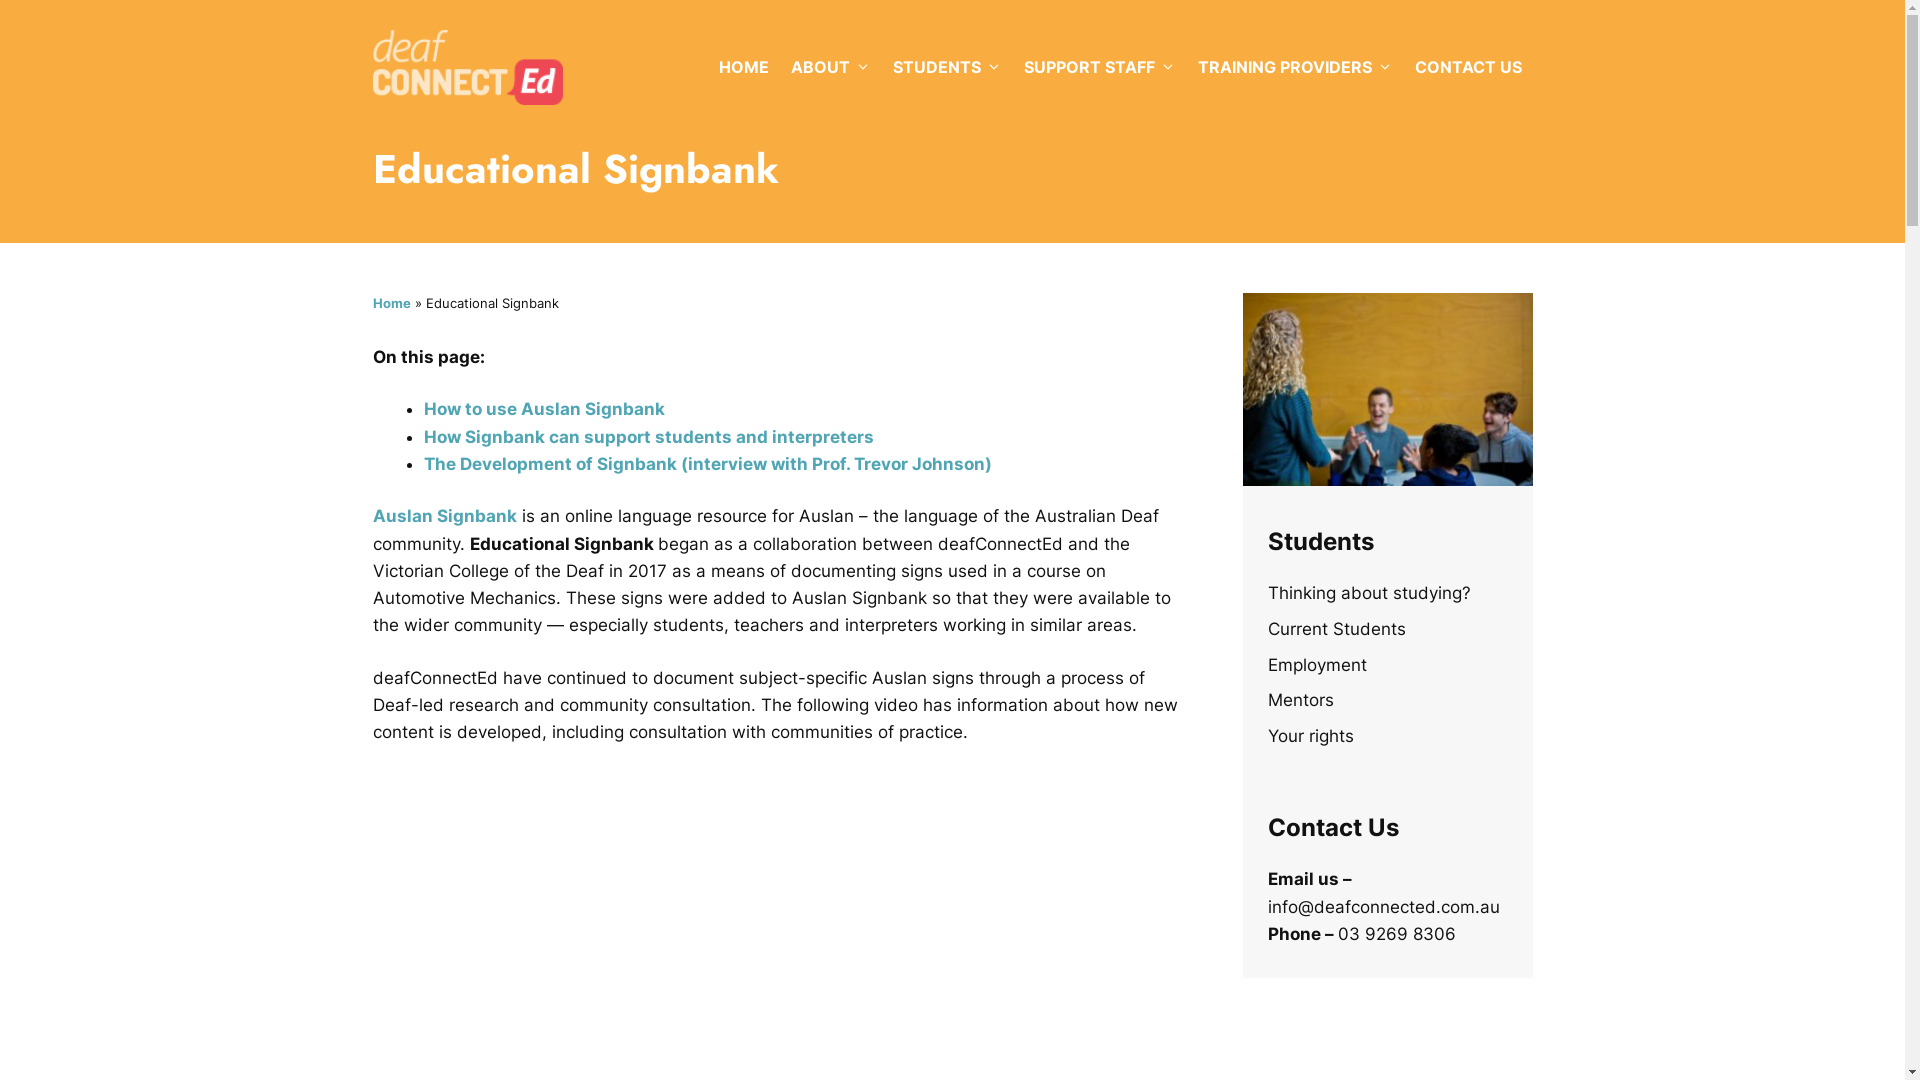 The image size is (1920, 1080). Describe the element at coordinates (743, 65) in the screenshot. I see `'HOME'` at that location.